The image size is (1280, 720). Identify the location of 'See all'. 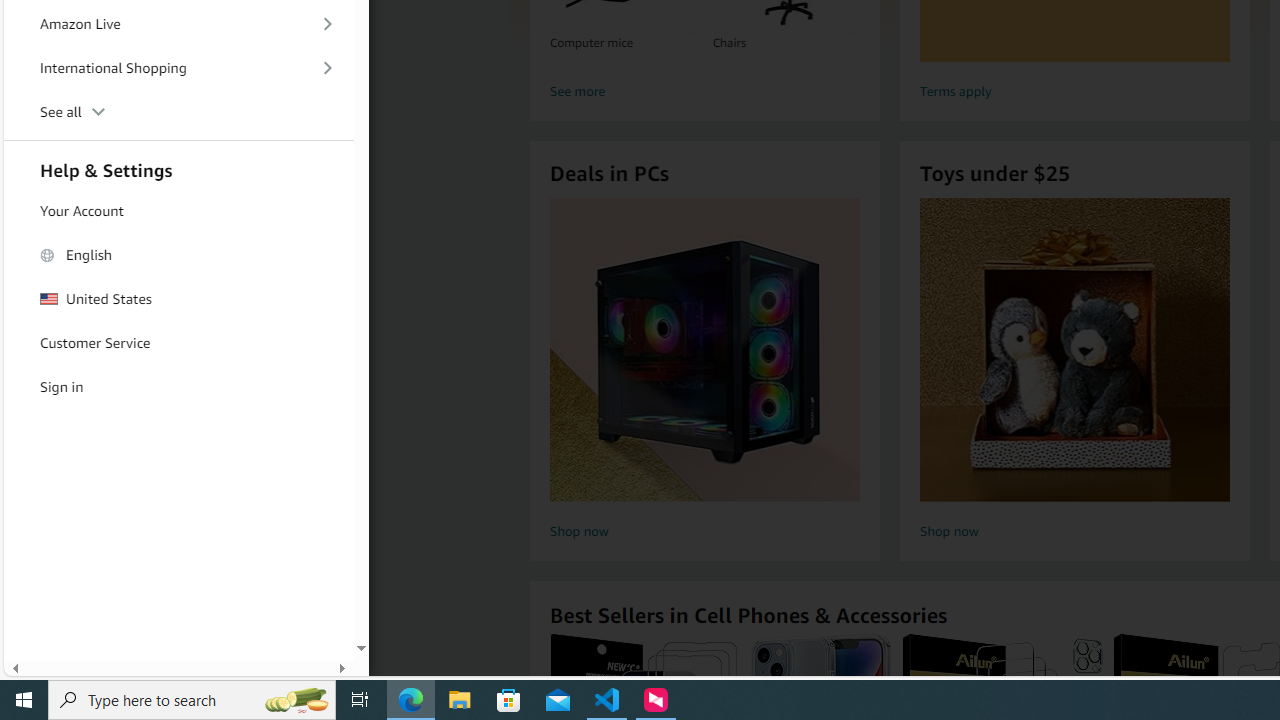
(179, 113).